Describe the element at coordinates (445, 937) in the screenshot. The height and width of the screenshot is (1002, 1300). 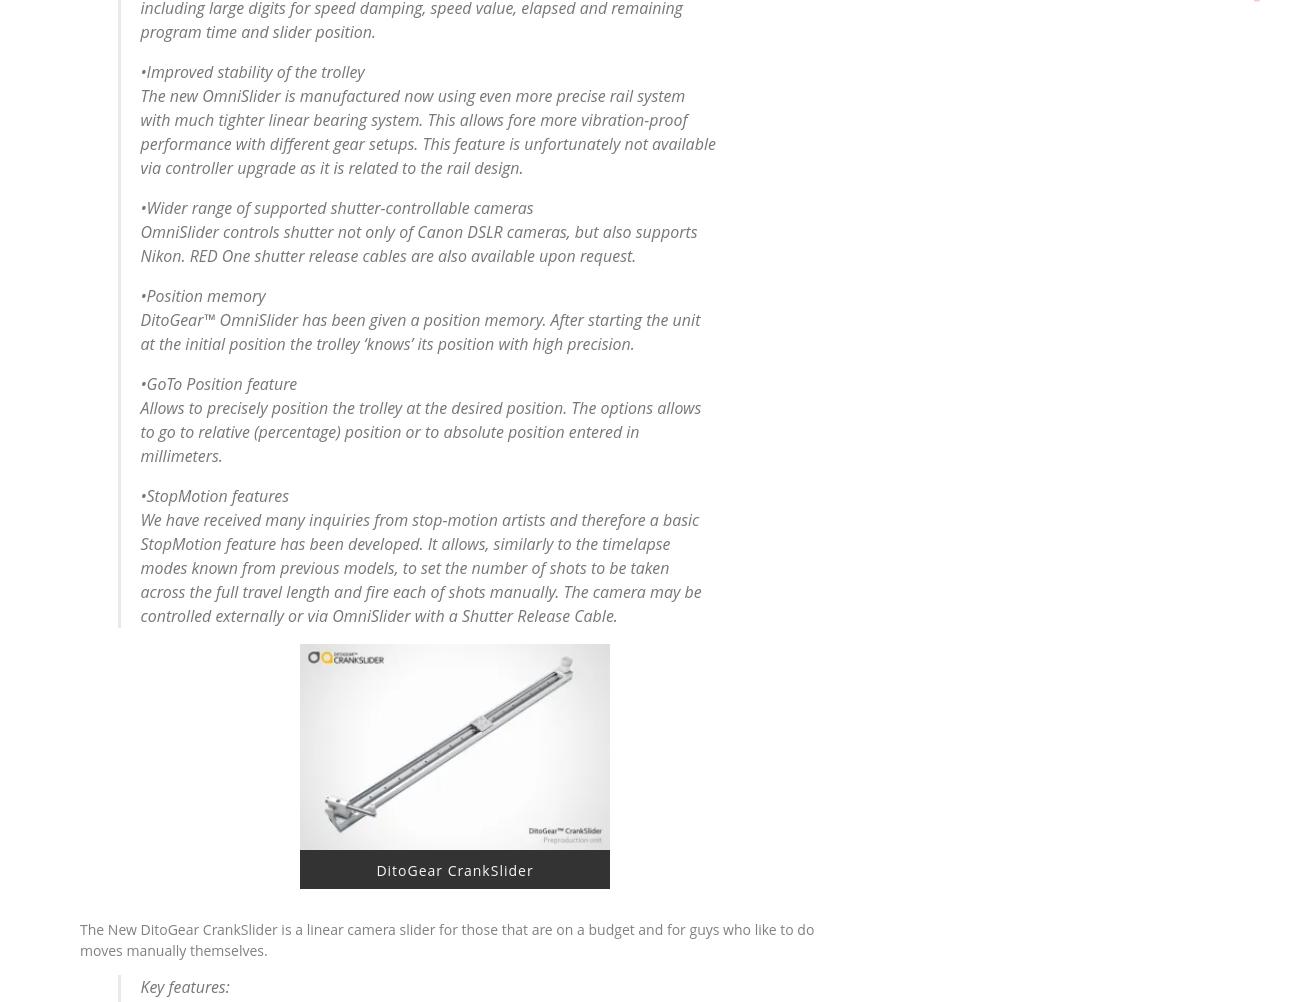
I see `'The New DitoGear CrankSlider is a linear camera slider for those that are on a budget and for guys who like to do moves manually themselves.'` at that location.